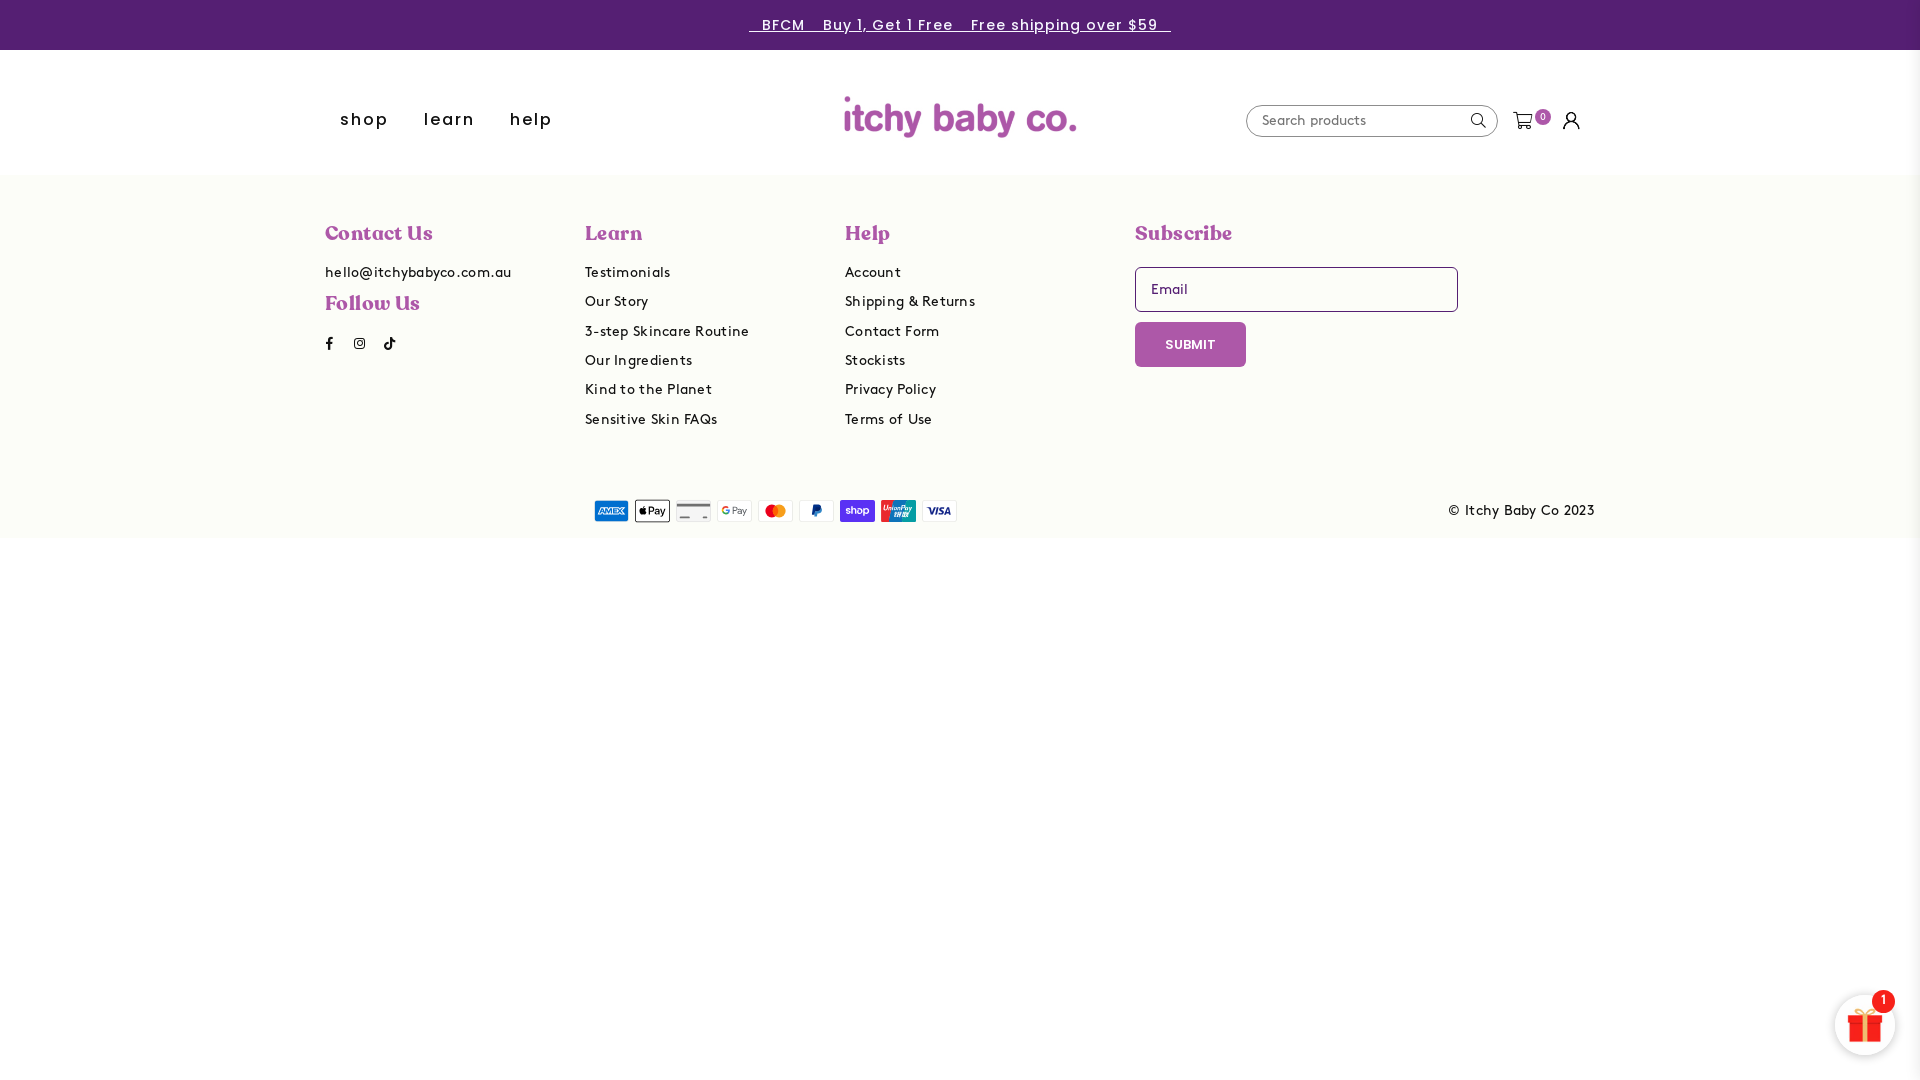  I want to click on 'Contact Form', so click(891, 330).